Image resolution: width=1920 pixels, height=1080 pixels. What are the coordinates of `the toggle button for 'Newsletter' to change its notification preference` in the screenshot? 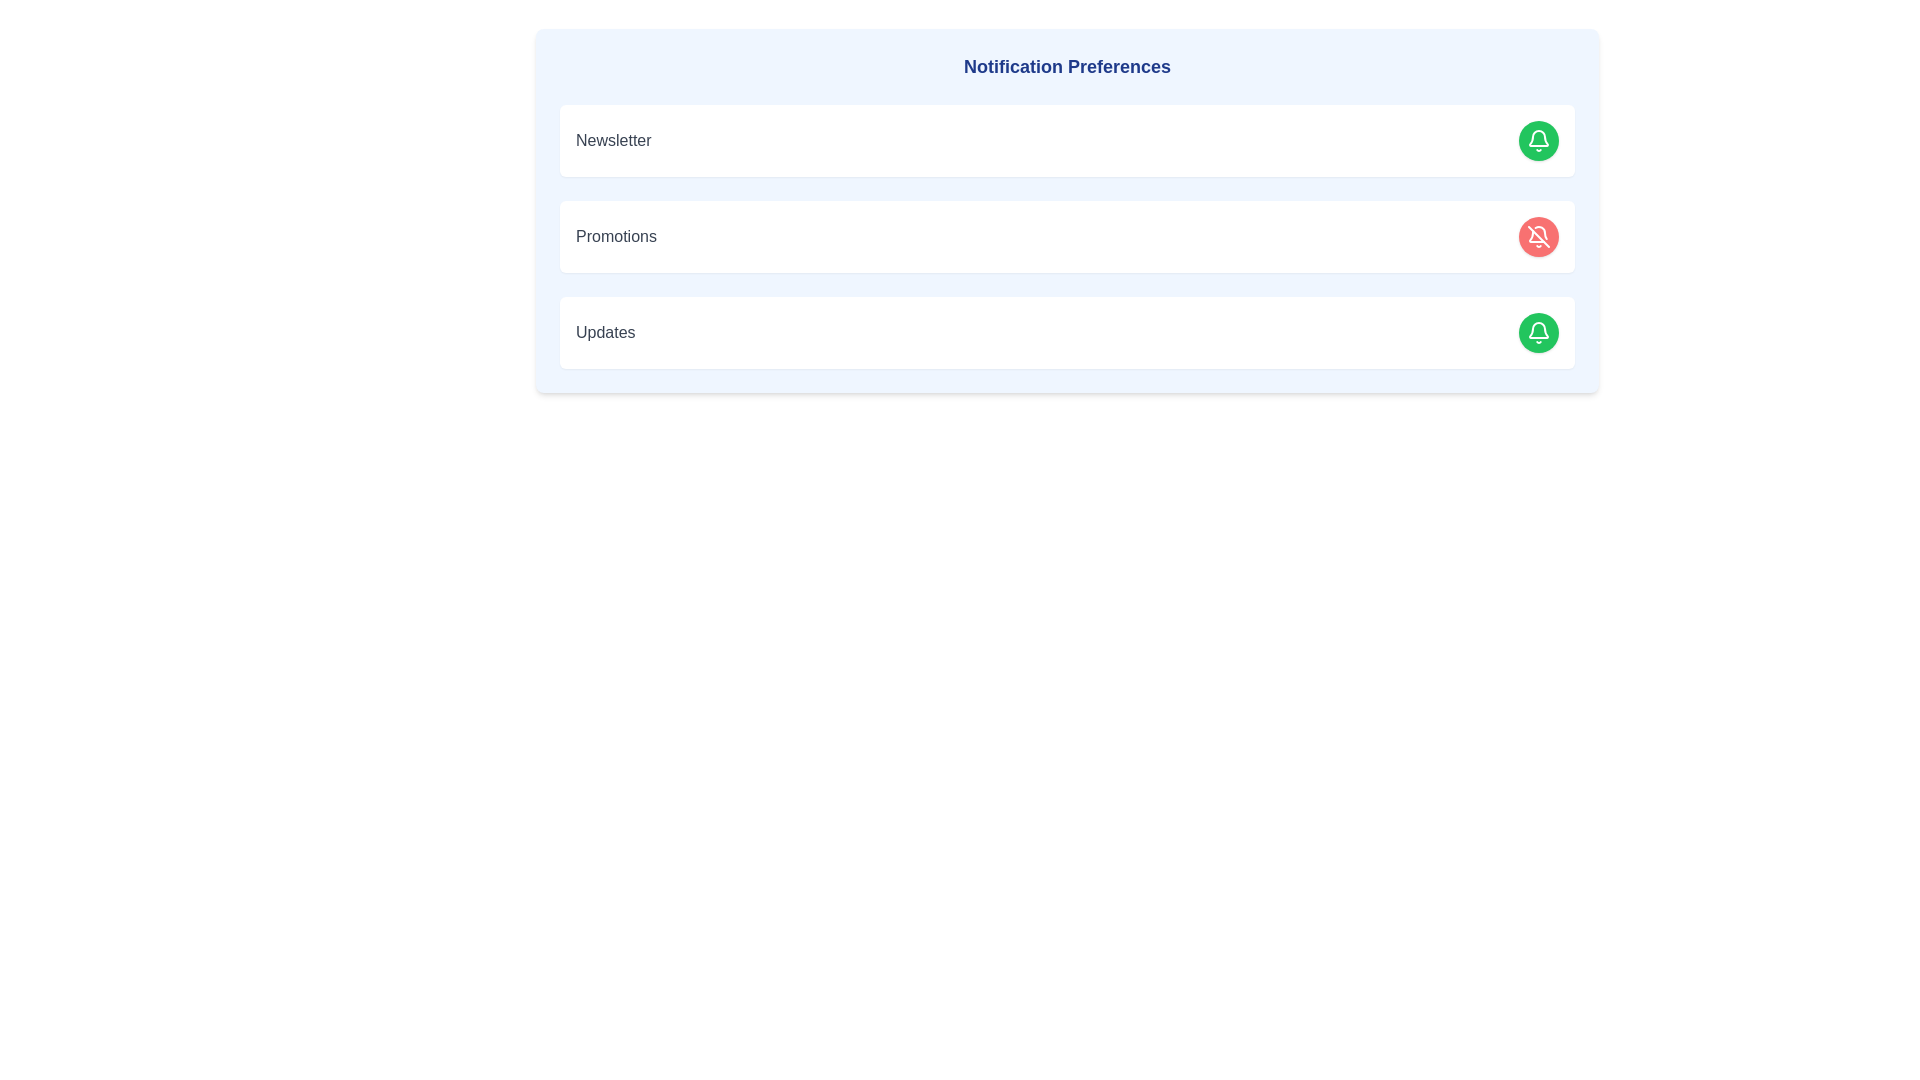 It's located at (1538, 140).